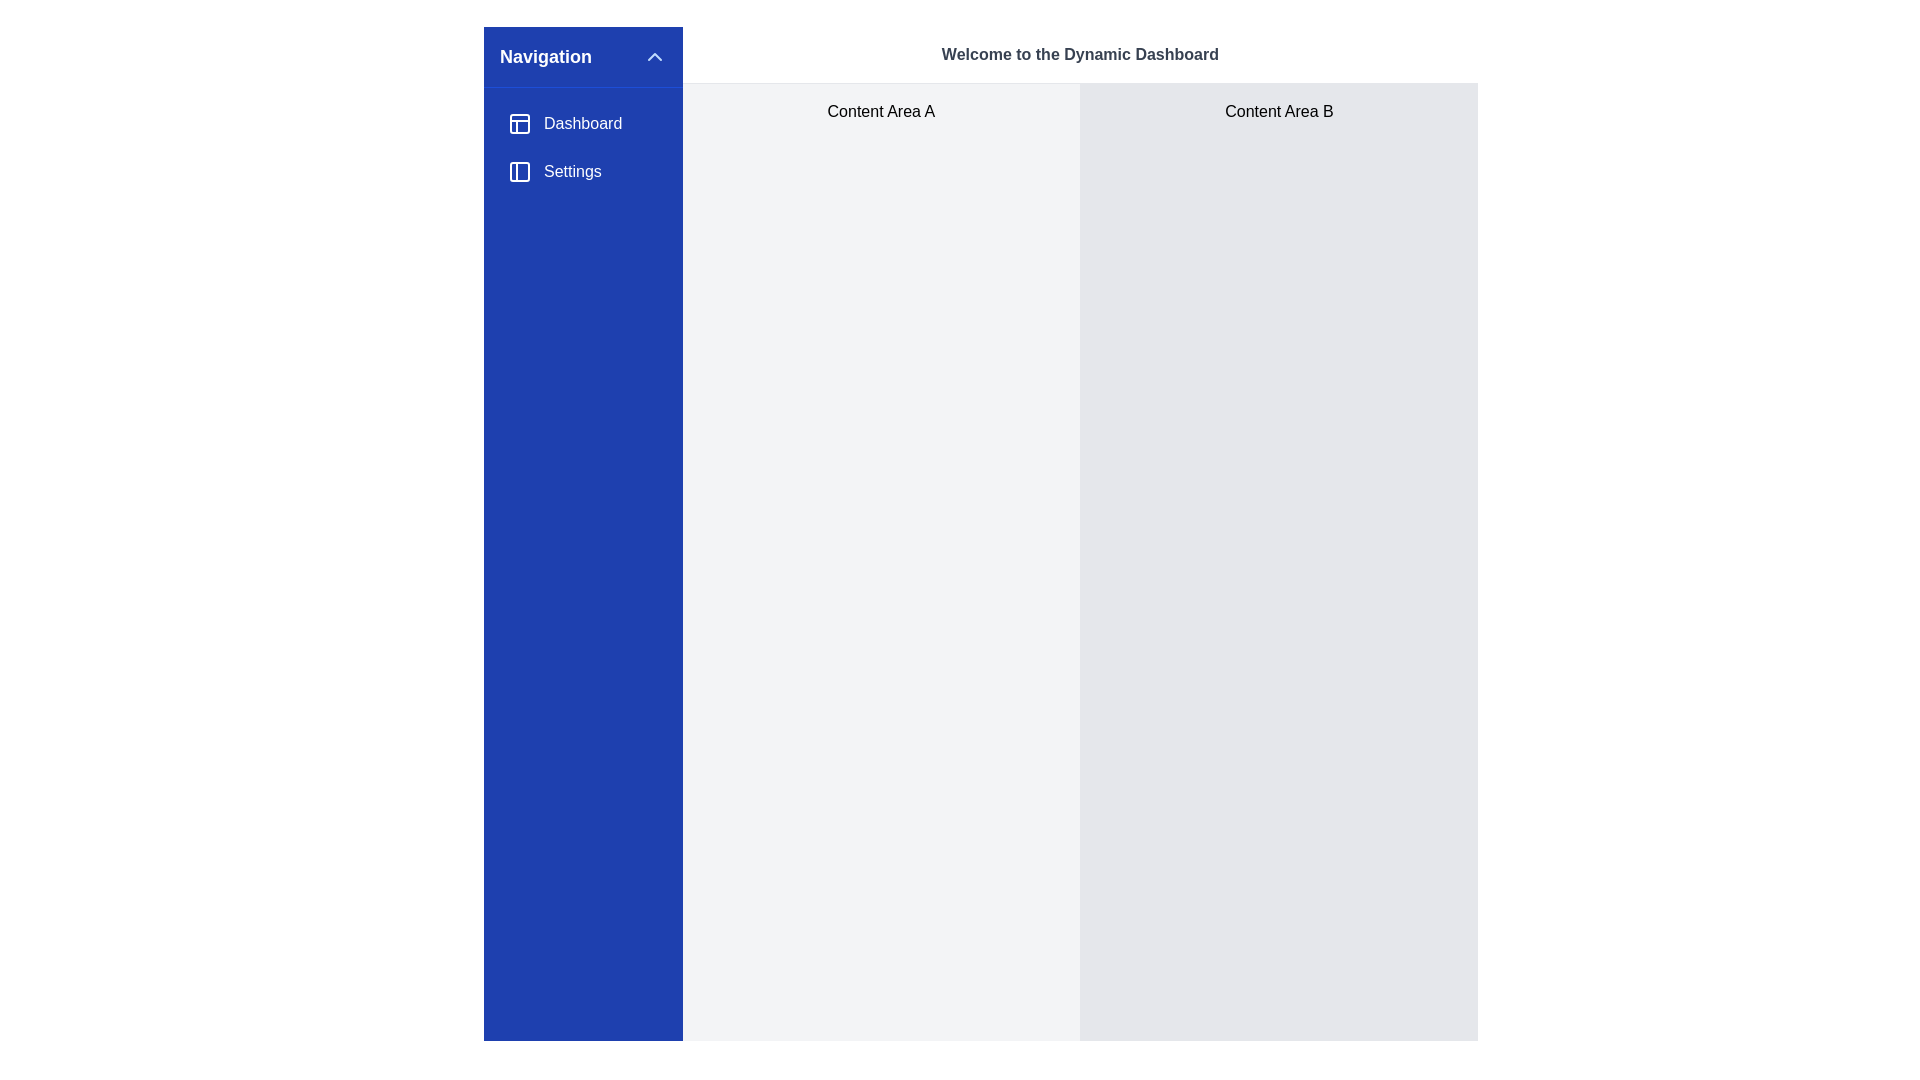  What do you see at coordinates (582, 171) in the screenshot?
I see `the 'Settings' button` at bounding box center [582, 171].